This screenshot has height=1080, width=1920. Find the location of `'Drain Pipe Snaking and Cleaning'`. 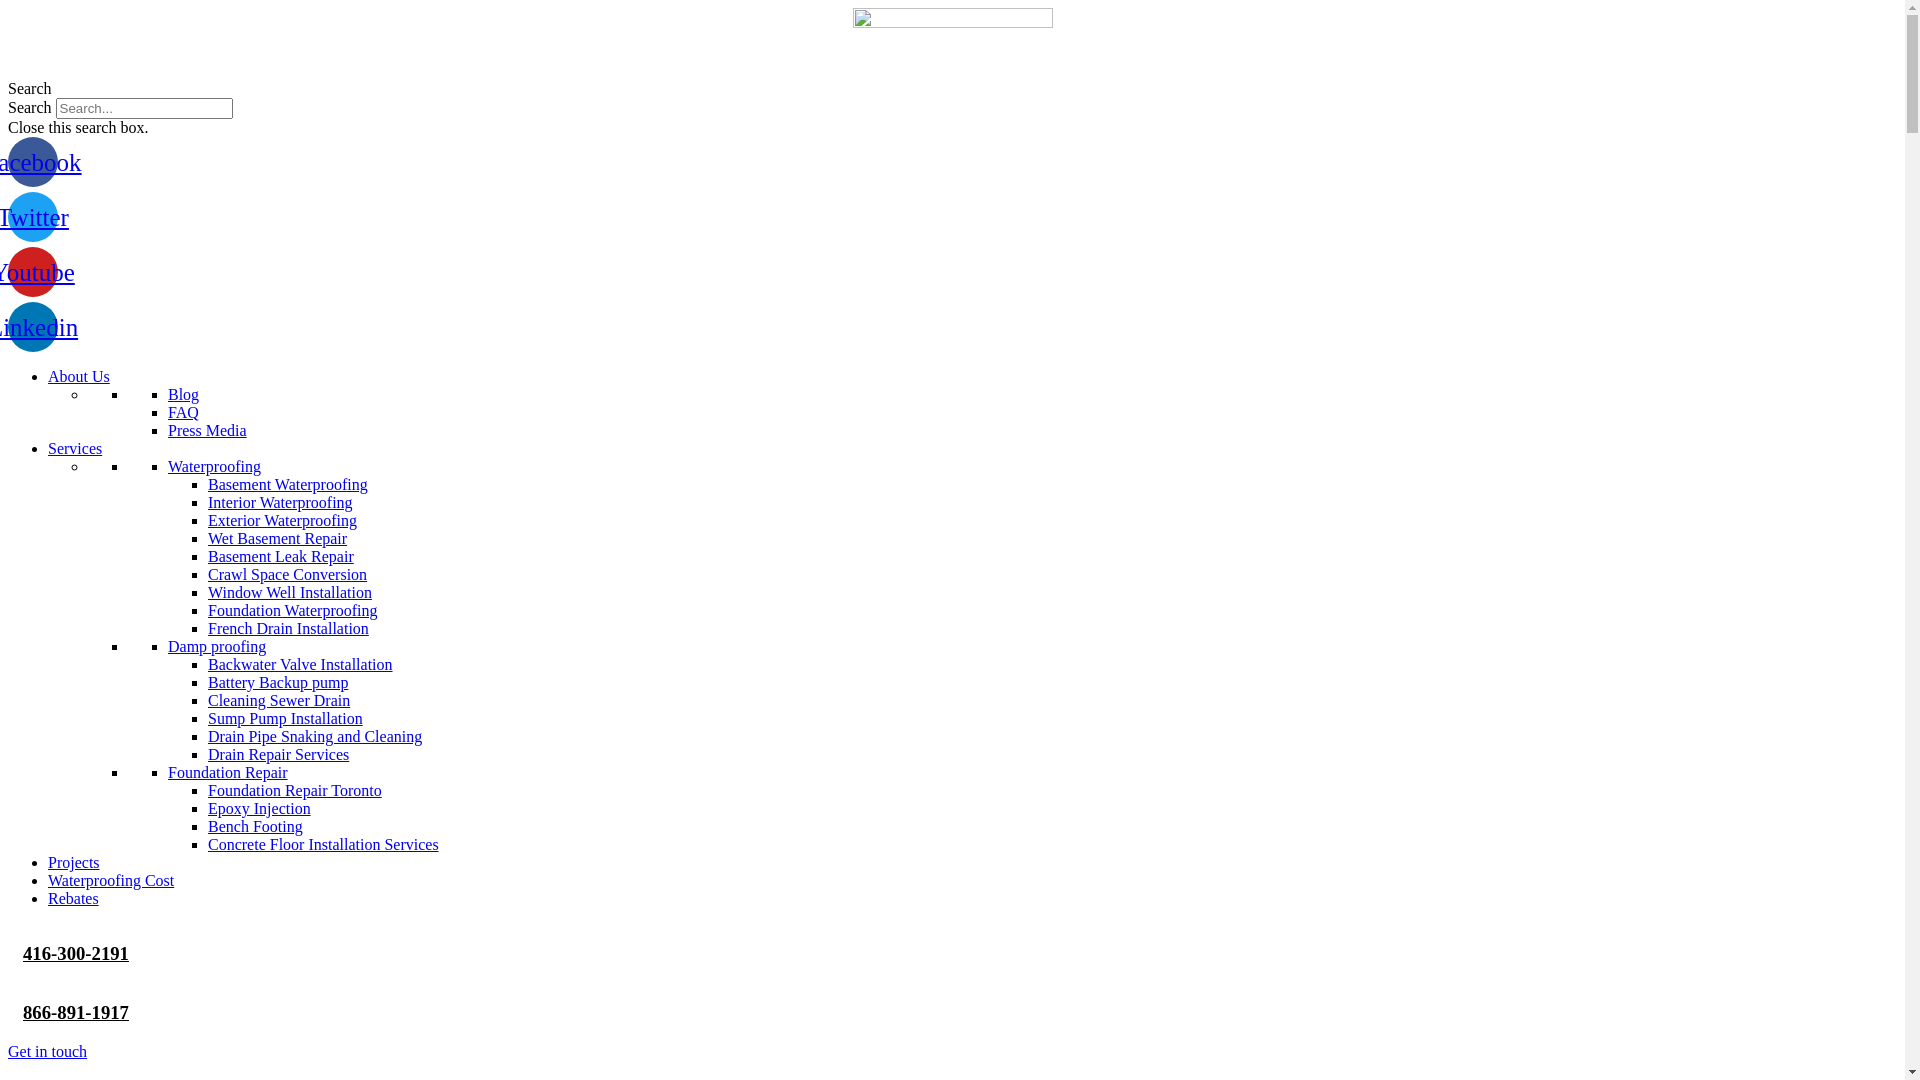

'Drain Pipe Snaking and Cleaning' is located at coordinates (207, 736).